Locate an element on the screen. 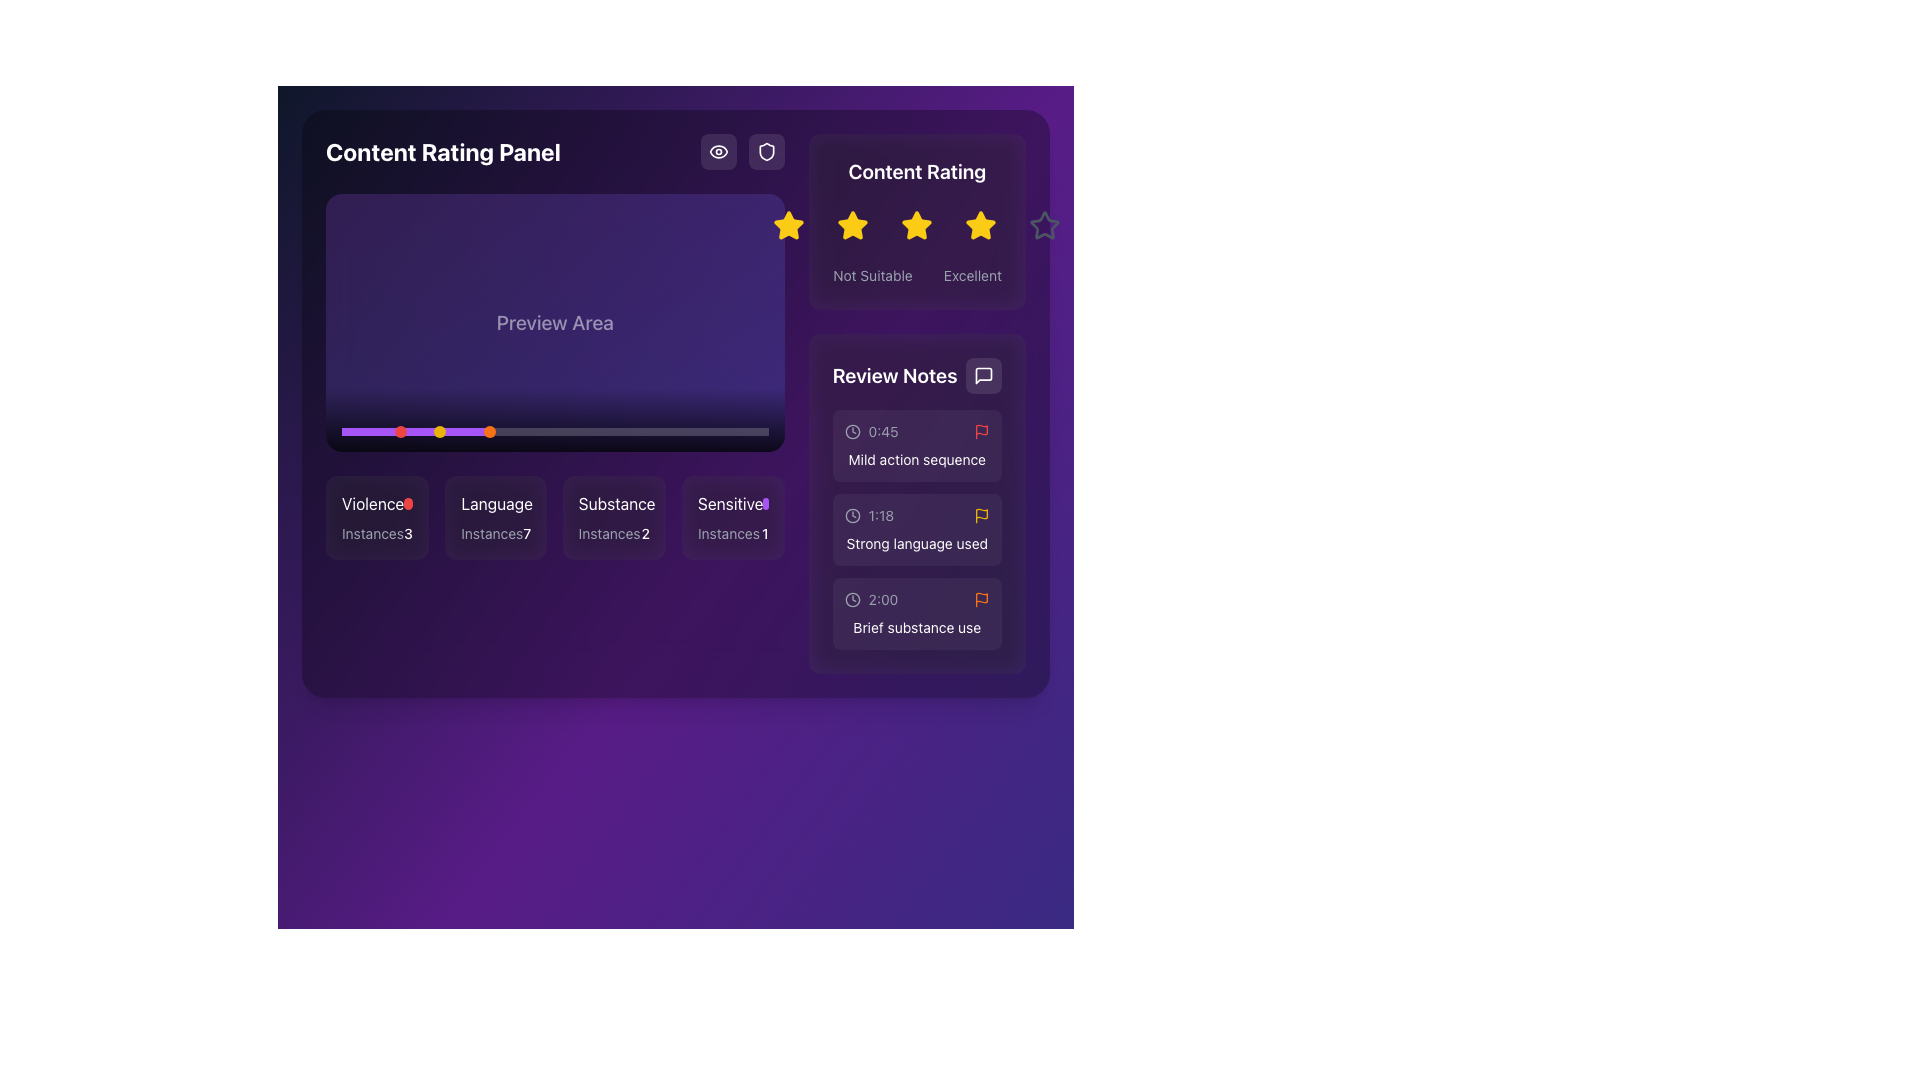 The width and height of the screenshot is (1920, 1080). the fourth circular progress marker, which represents the 'Brief substance use' entry on the timeline is located at coordinates (490, 431).